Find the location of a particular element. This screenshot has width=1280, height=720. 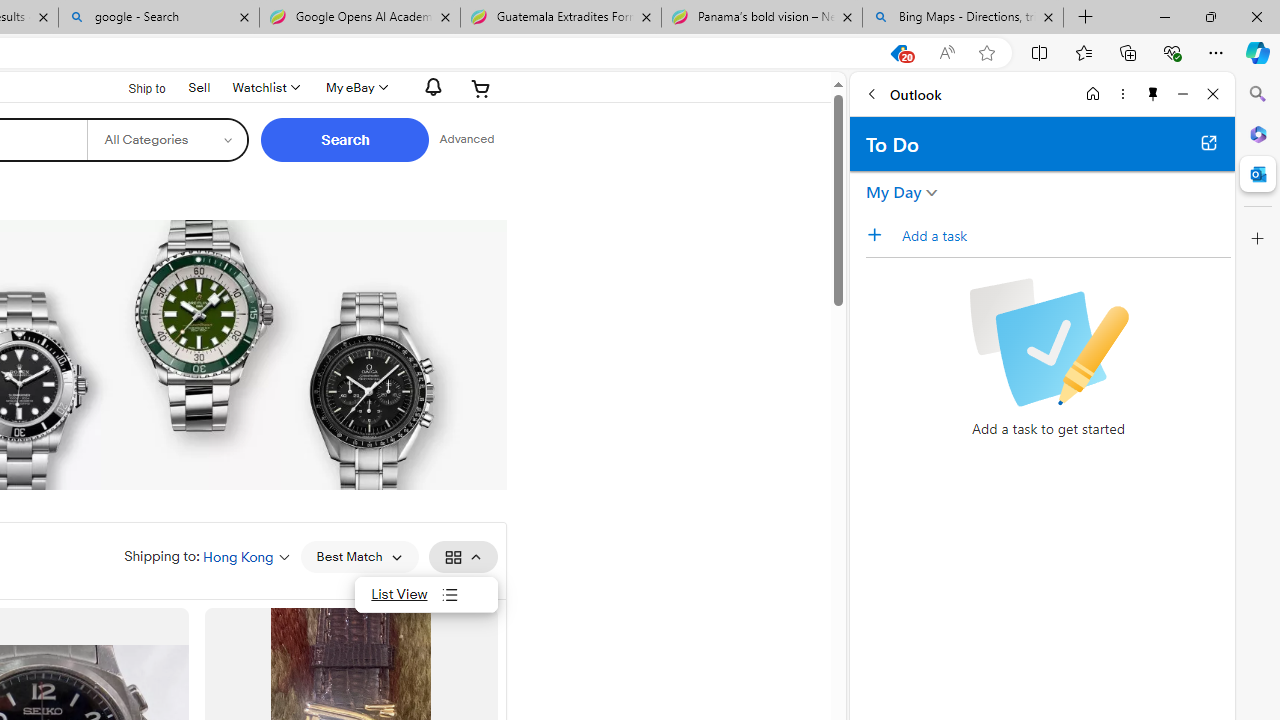

'Home' is located at coordinates (1092, 93).